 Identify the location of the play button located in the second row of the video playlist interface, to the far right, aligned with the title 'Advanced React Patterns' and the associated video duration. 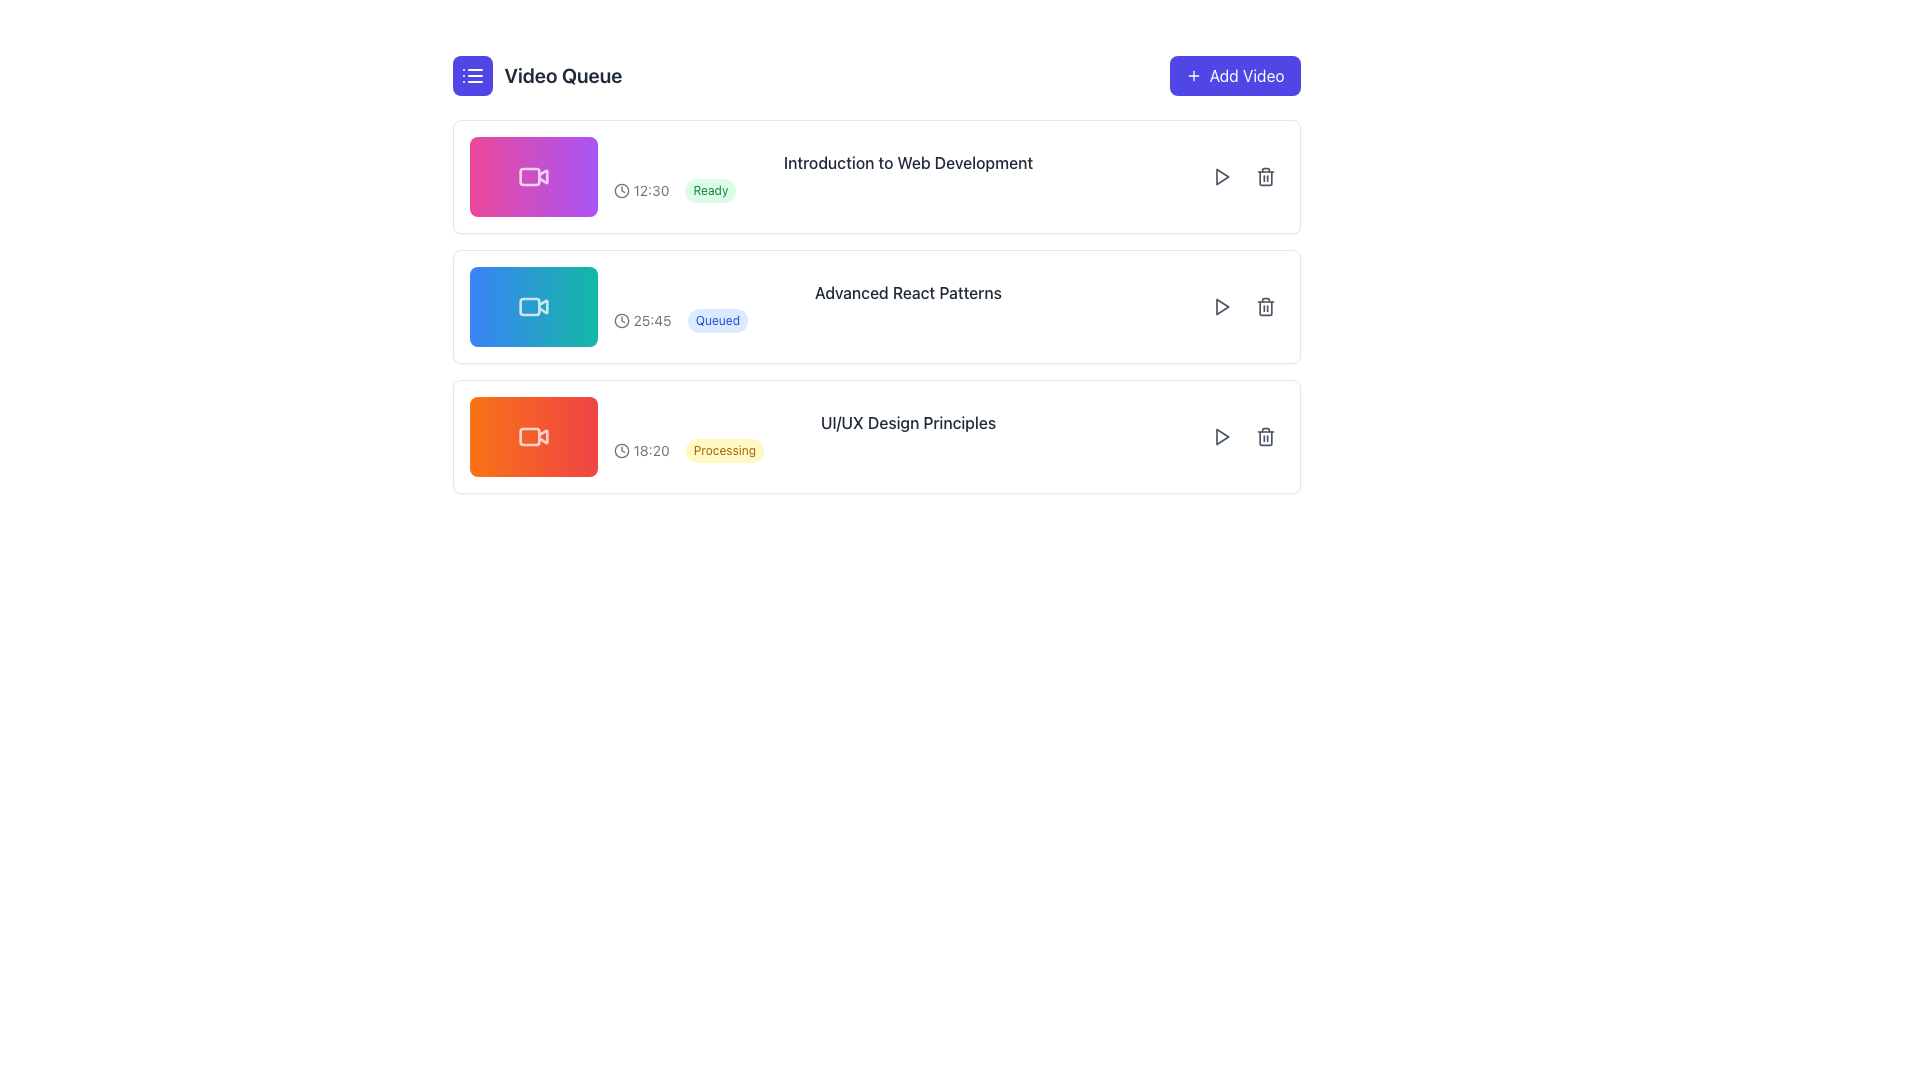
(1220, 307).